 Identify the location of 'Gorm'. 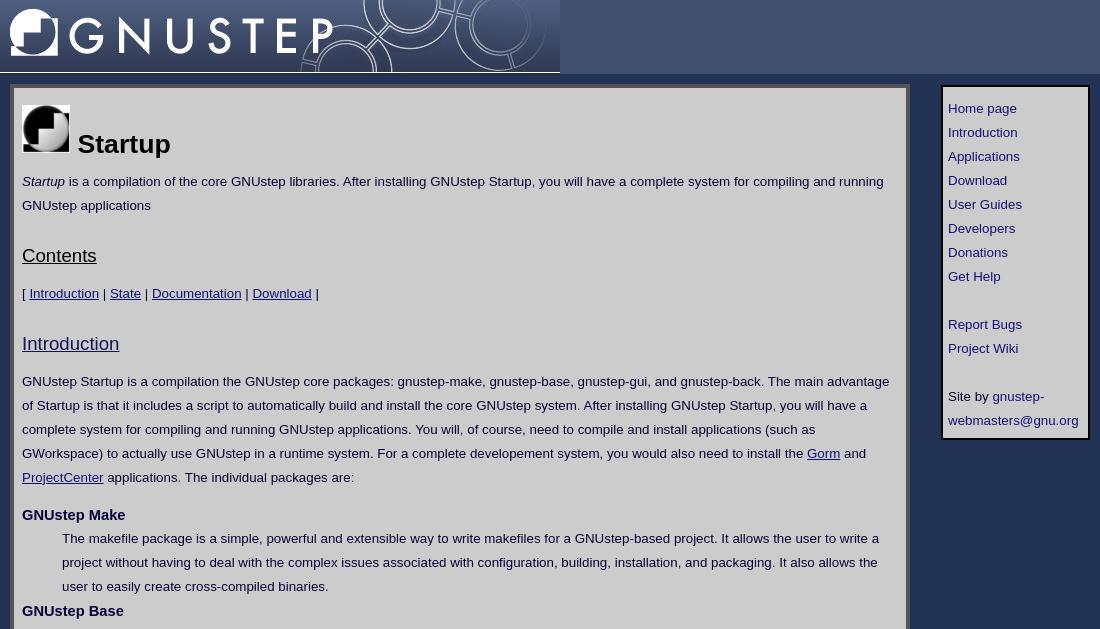
(823, 451).